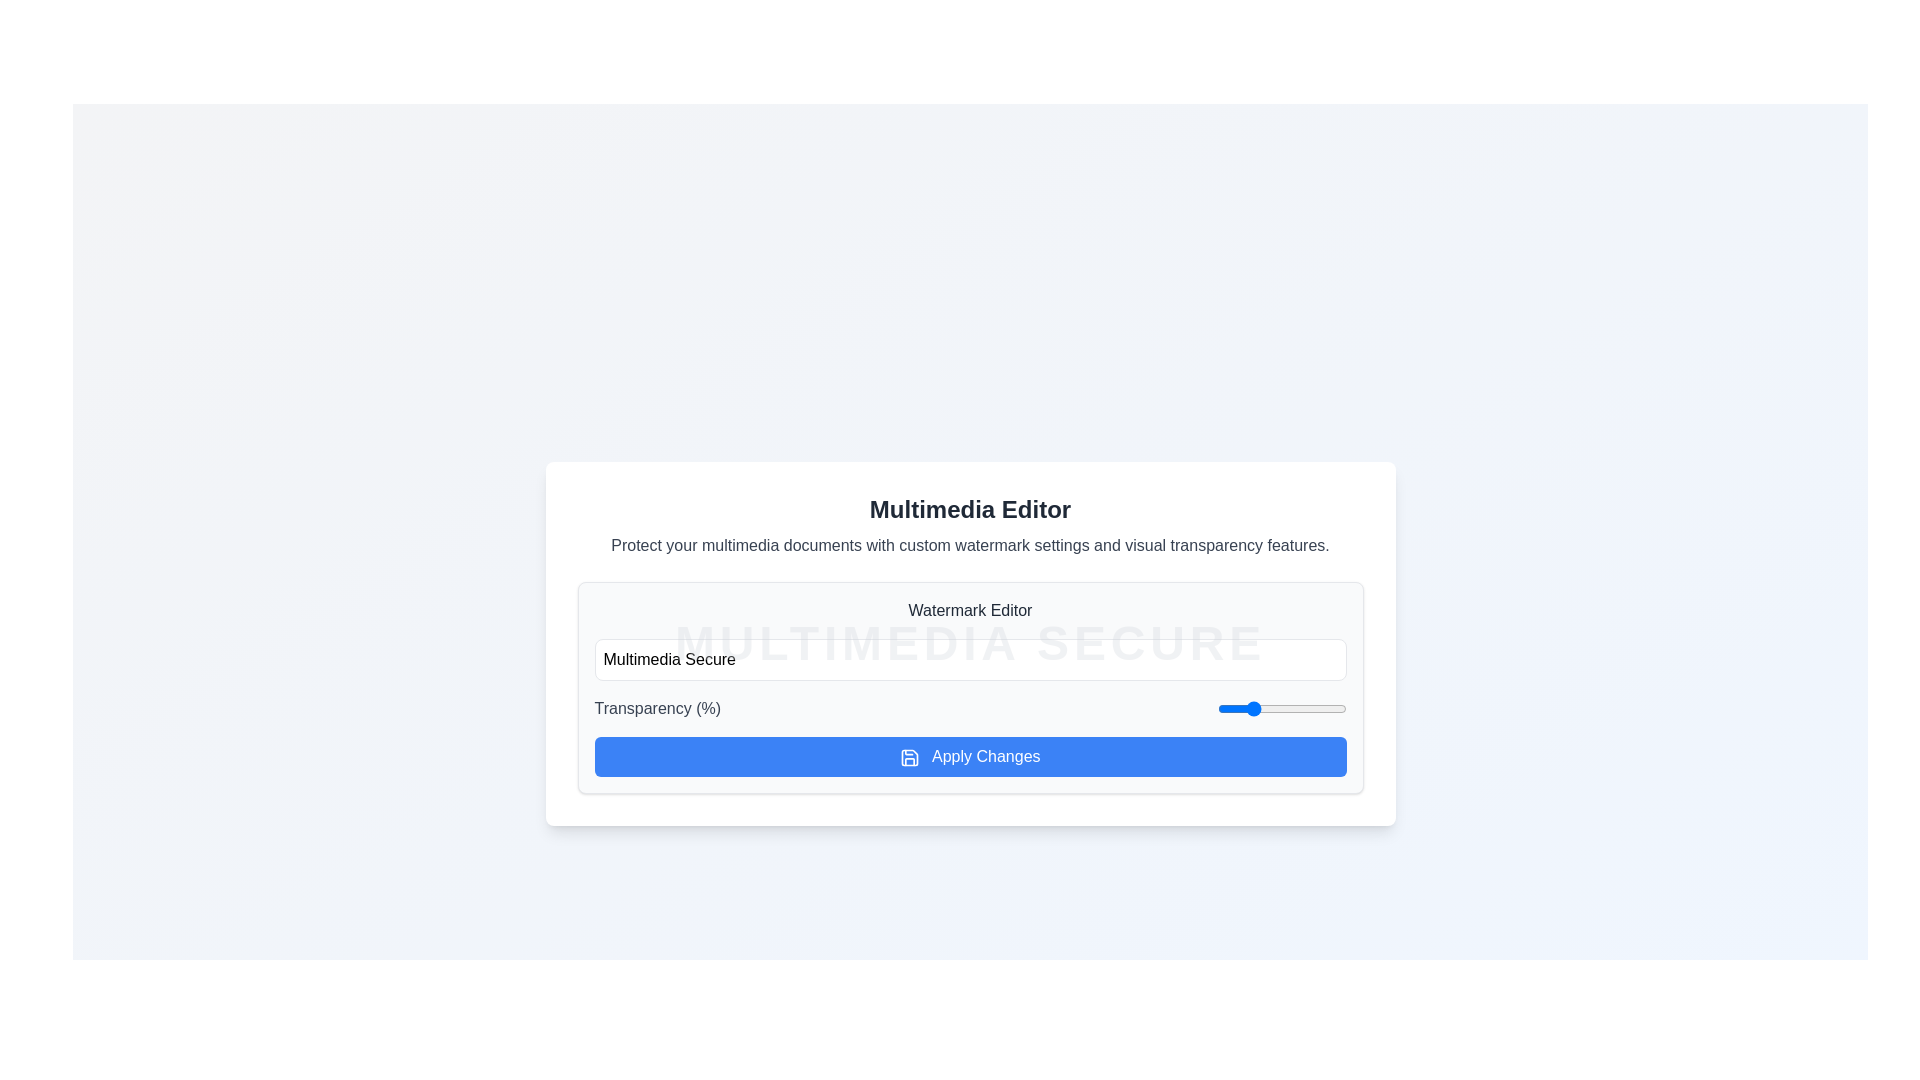 The width and height of the screenshot is (1920, 1080). What do you see at coordinates (970, 508) in the screenshot?
I see `text content of the Text Label that serves as a title for the multimedia editing section, specifically the text 'Multimedia Editor'` at bounding box center [970, 508].